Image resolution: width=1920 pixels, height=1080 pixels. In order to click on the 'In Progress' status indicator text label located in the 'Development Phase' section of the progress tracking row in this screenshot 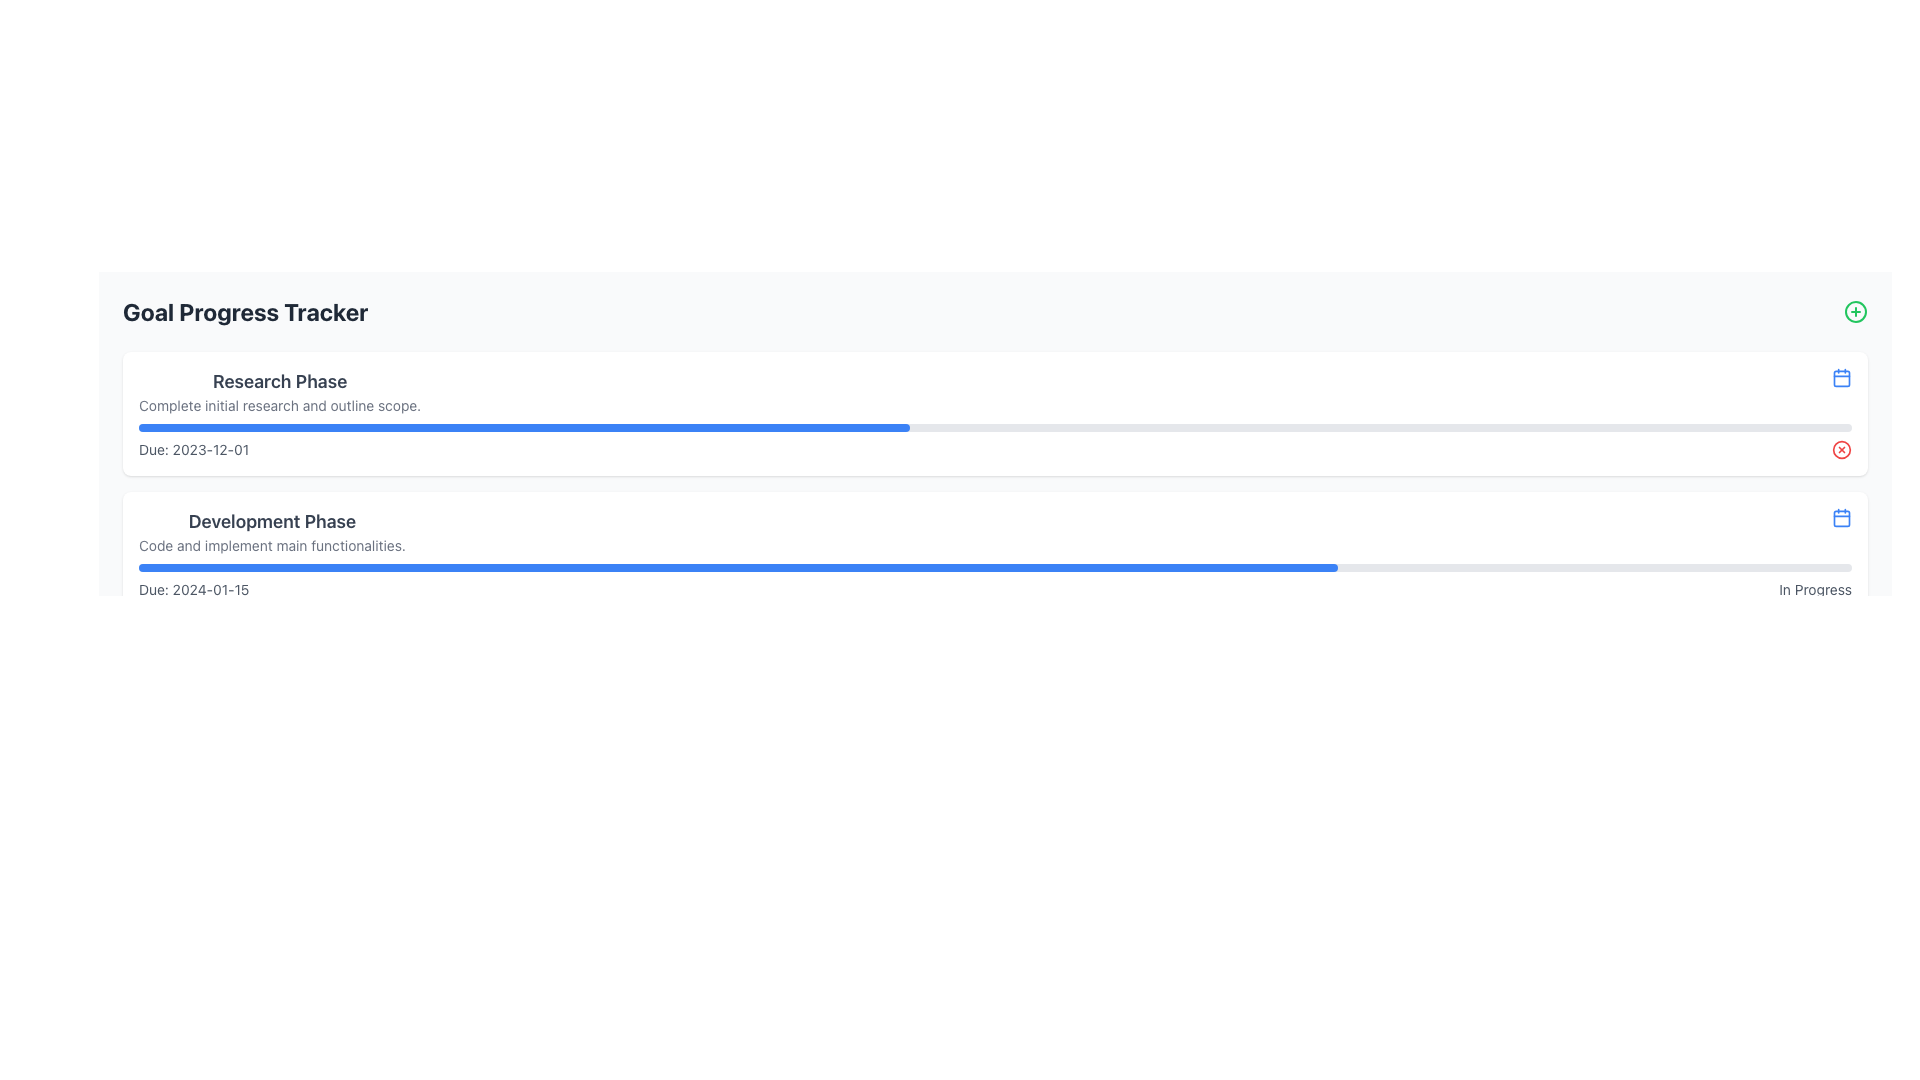, I will do `click(1815, 589)`.